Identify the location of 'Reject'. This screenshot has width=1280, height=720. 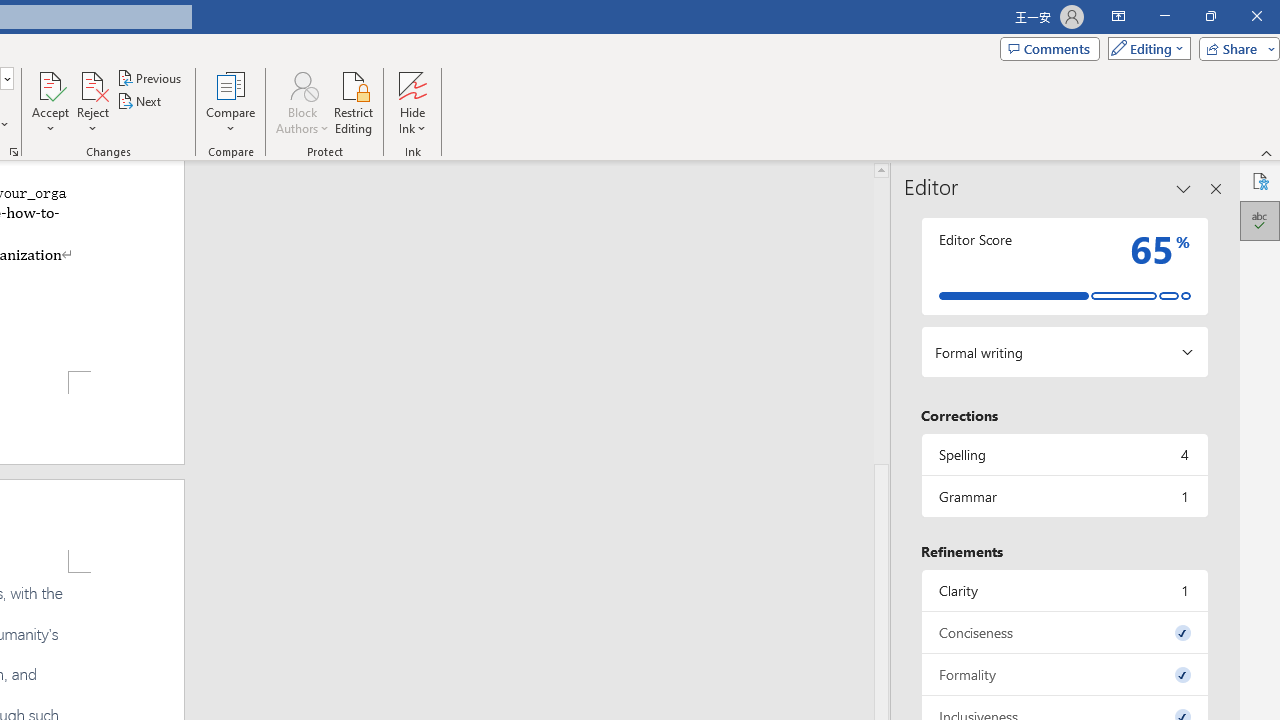
(91, 103).